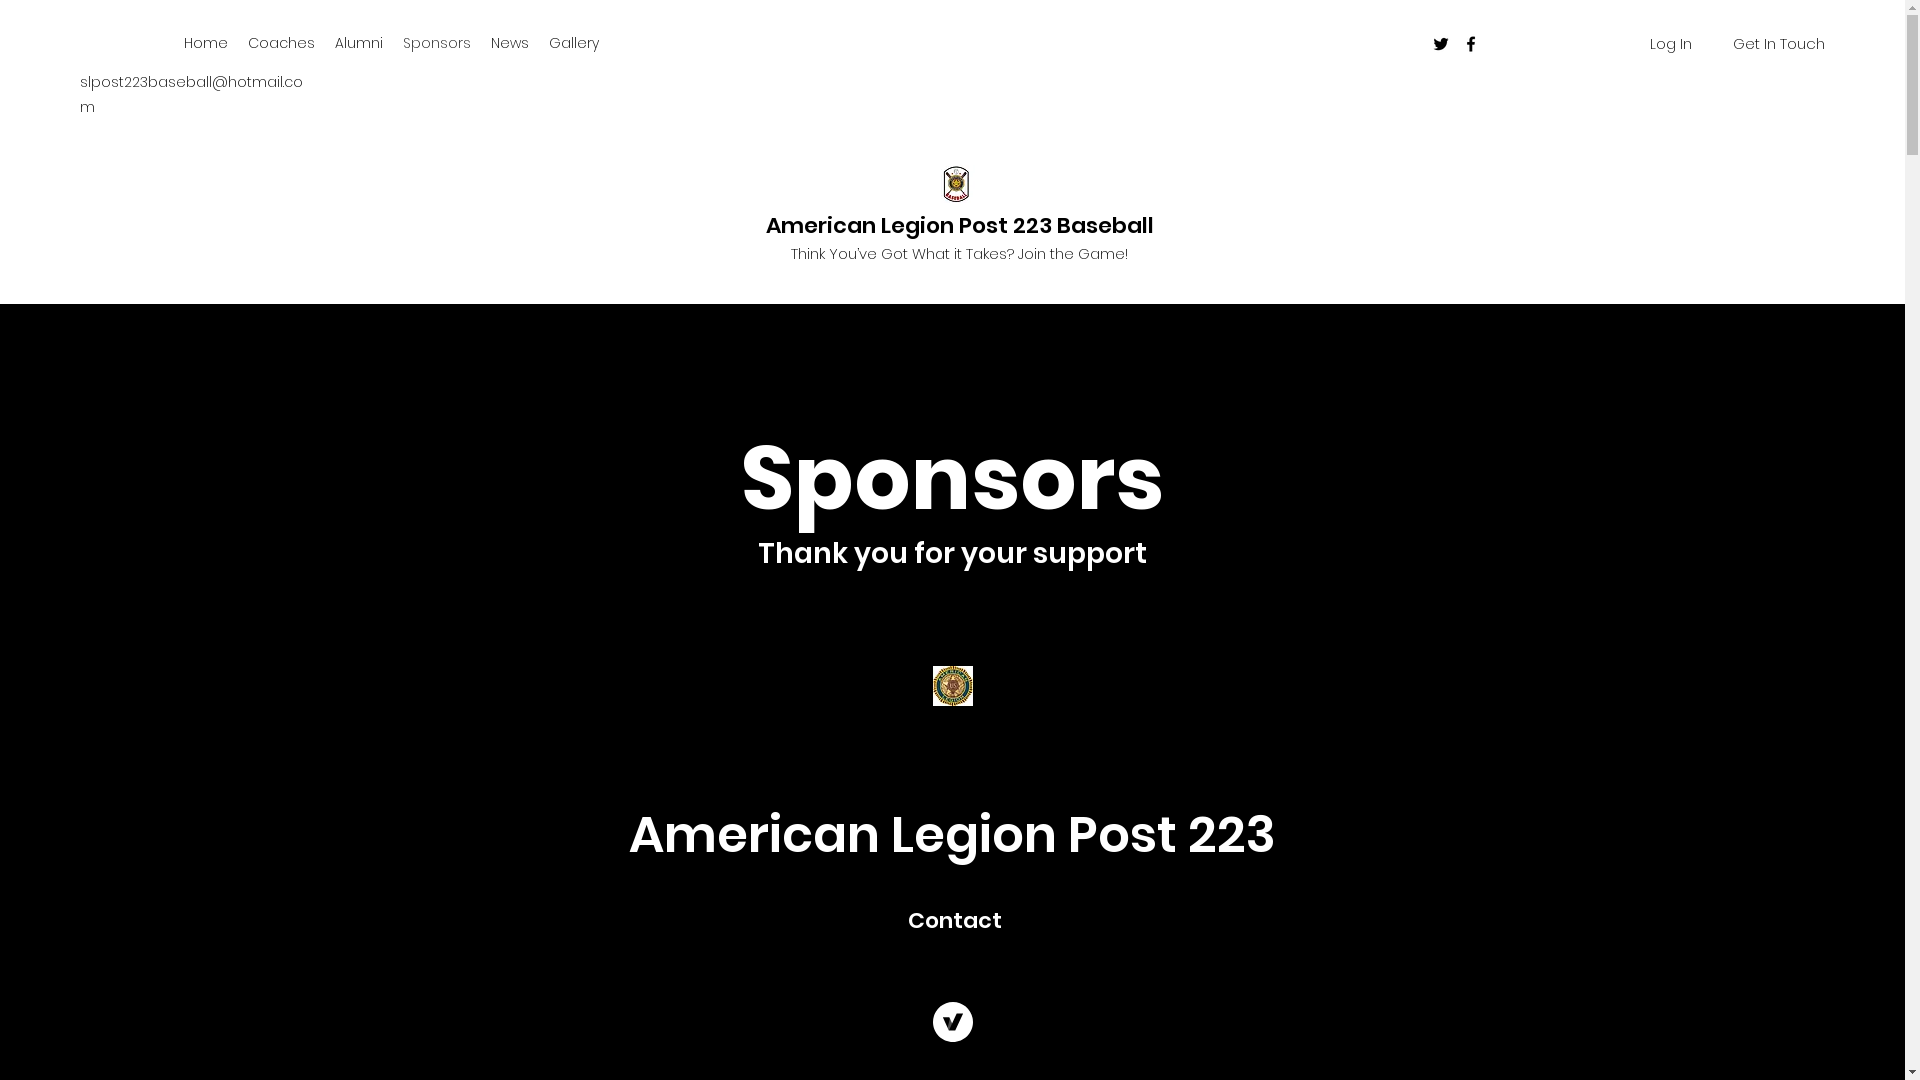 This screenshot has width=1920, height=1080. What do you see at coordinates (954, 920) in the screenshot?
I see `'Contact'` at bounding box center [954, 920].